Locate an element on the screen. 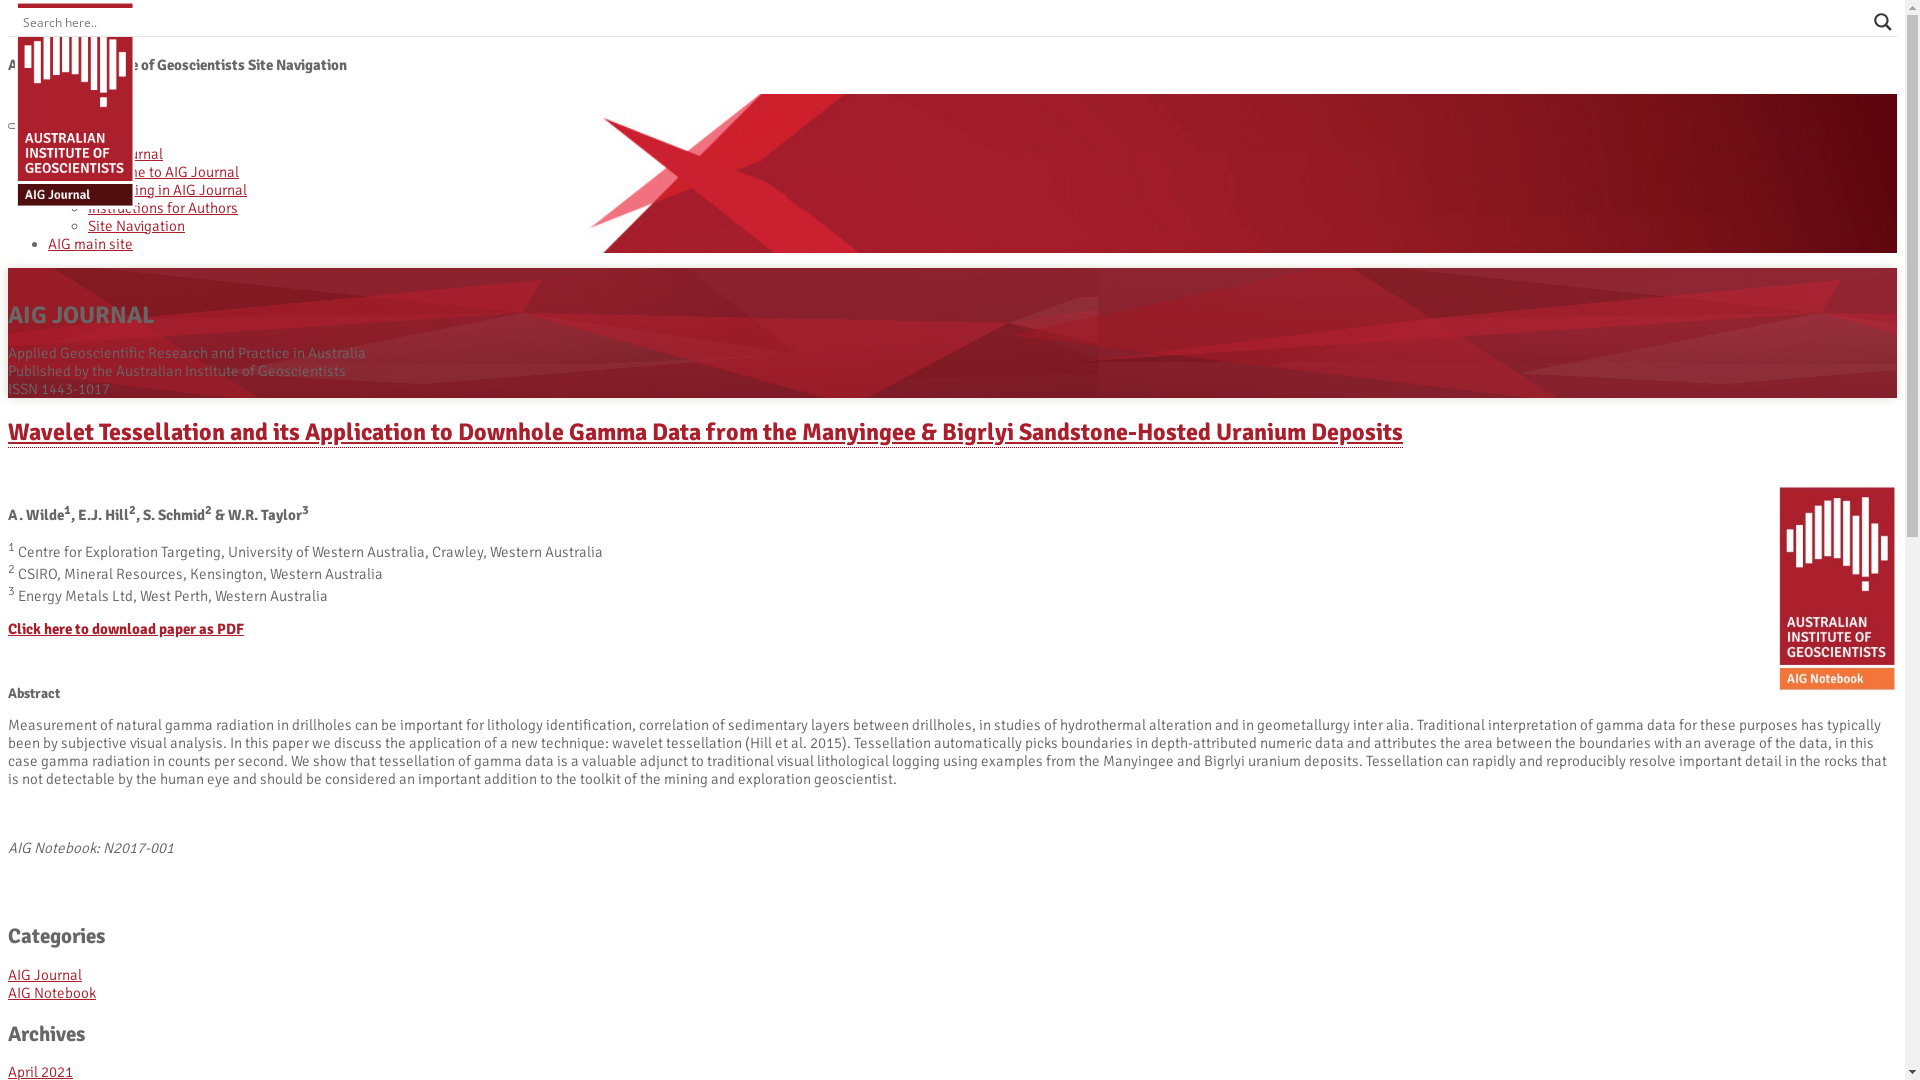 This screenshot has width=1920, height=1080. 'AIG Journal' is located at coordinates (44, 974).